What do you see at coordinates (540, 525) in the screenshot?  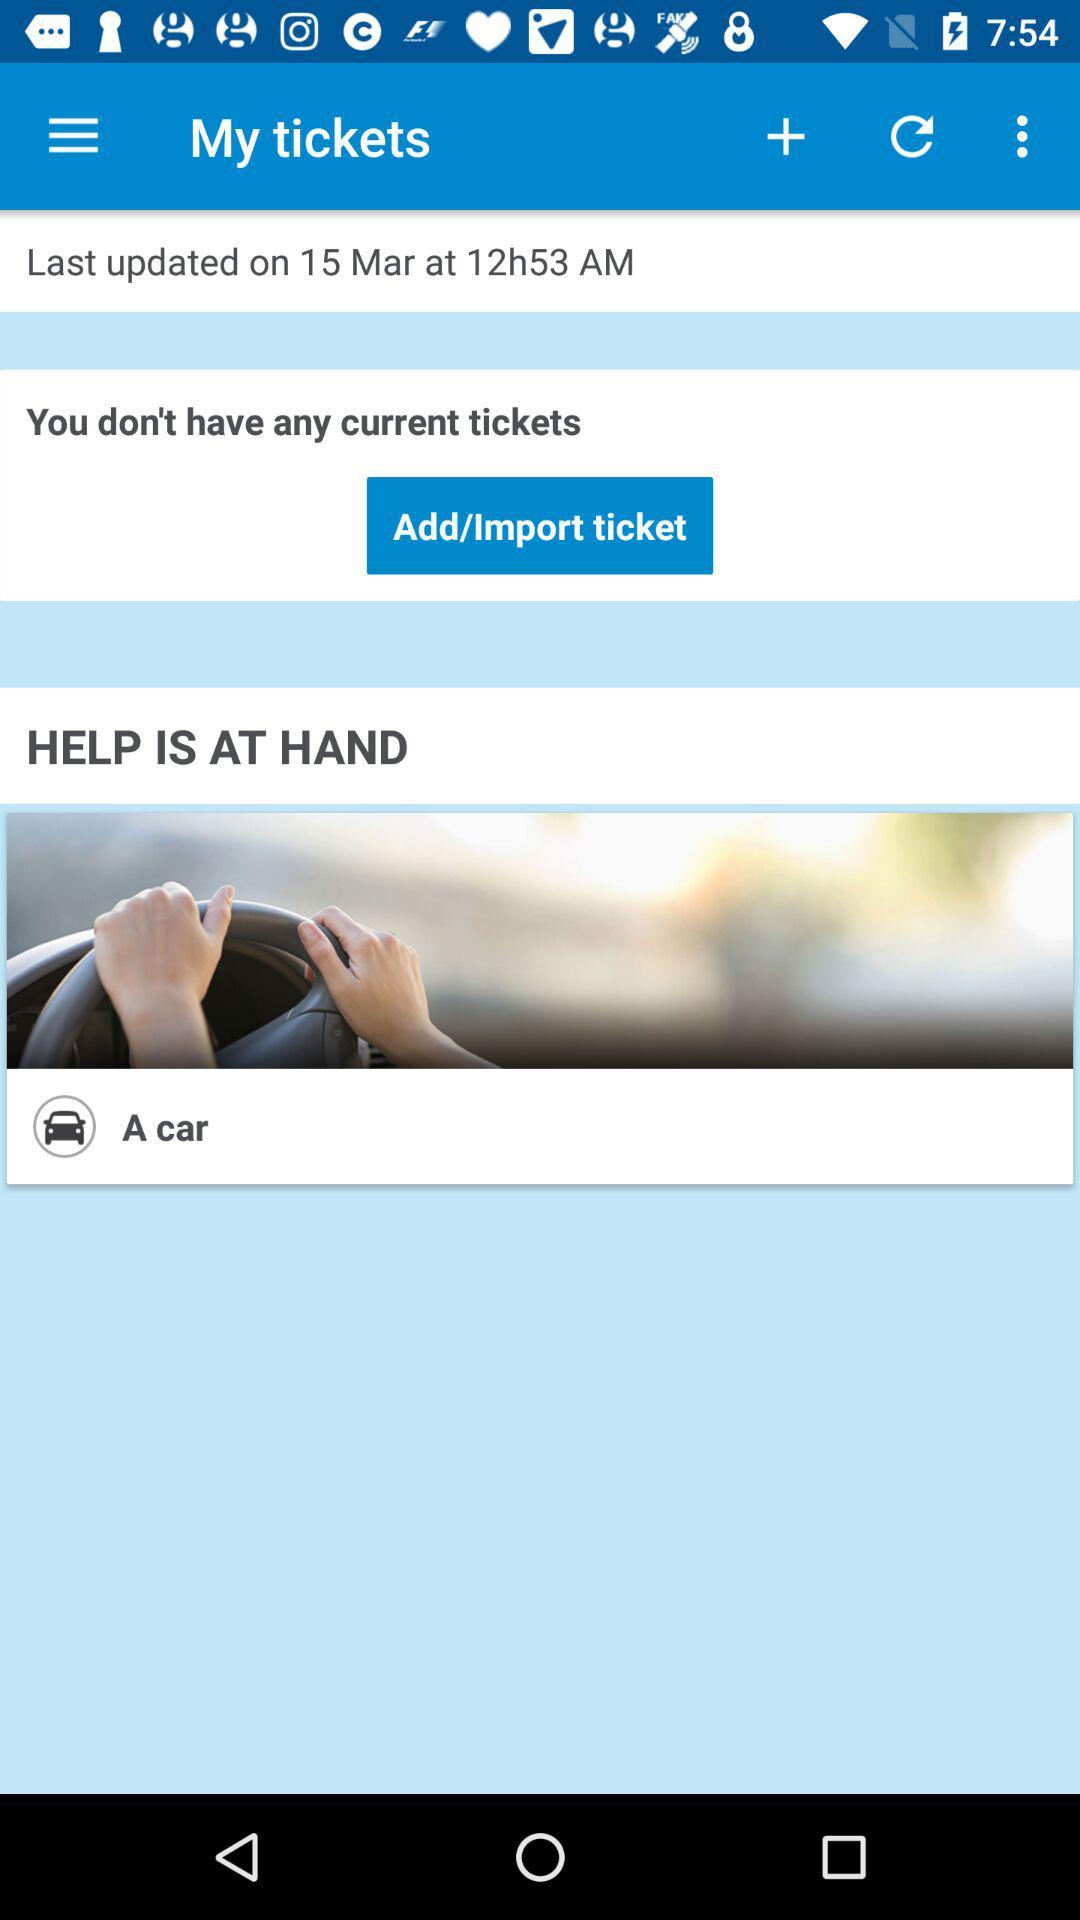 I see `the add/import ticket` at bounding box center [540, 525].